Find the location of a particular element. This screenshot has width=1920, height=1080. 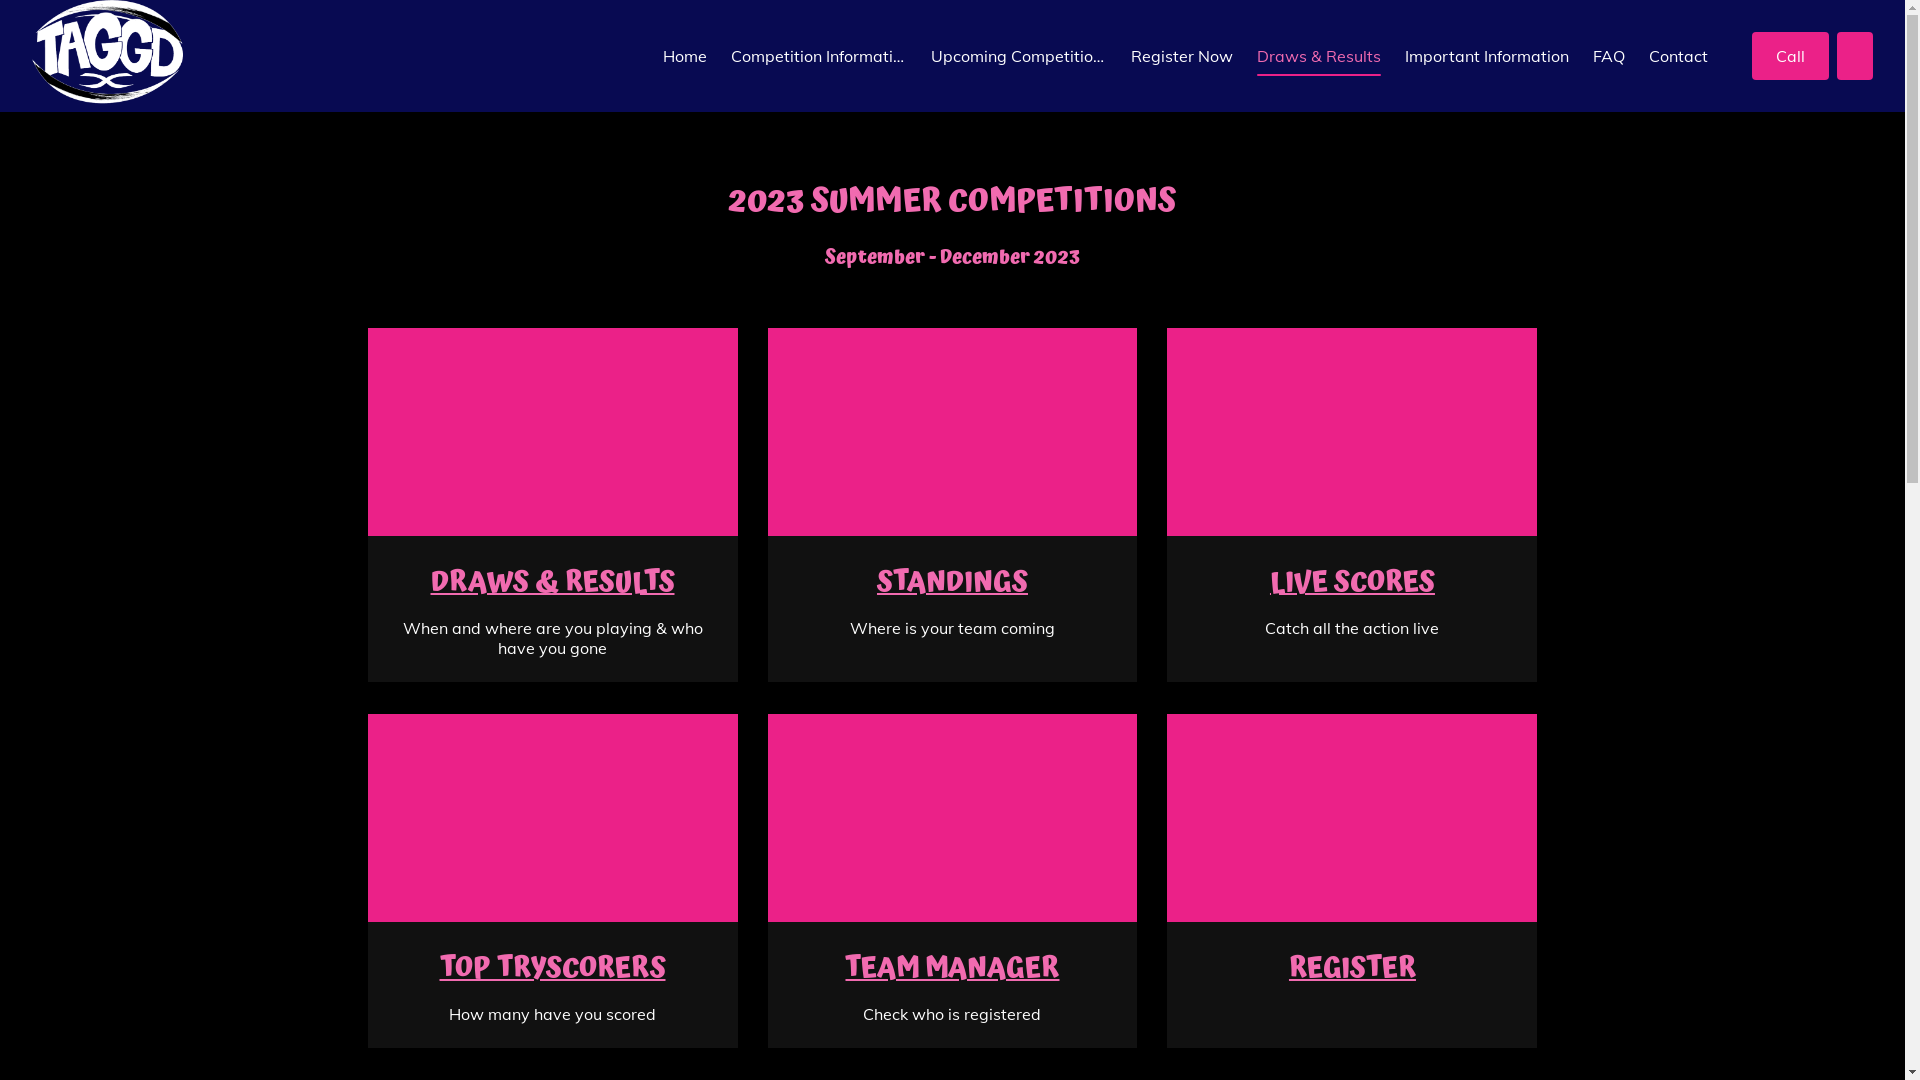

'TEAM MANAGER' is located at coordinates (950, 967).